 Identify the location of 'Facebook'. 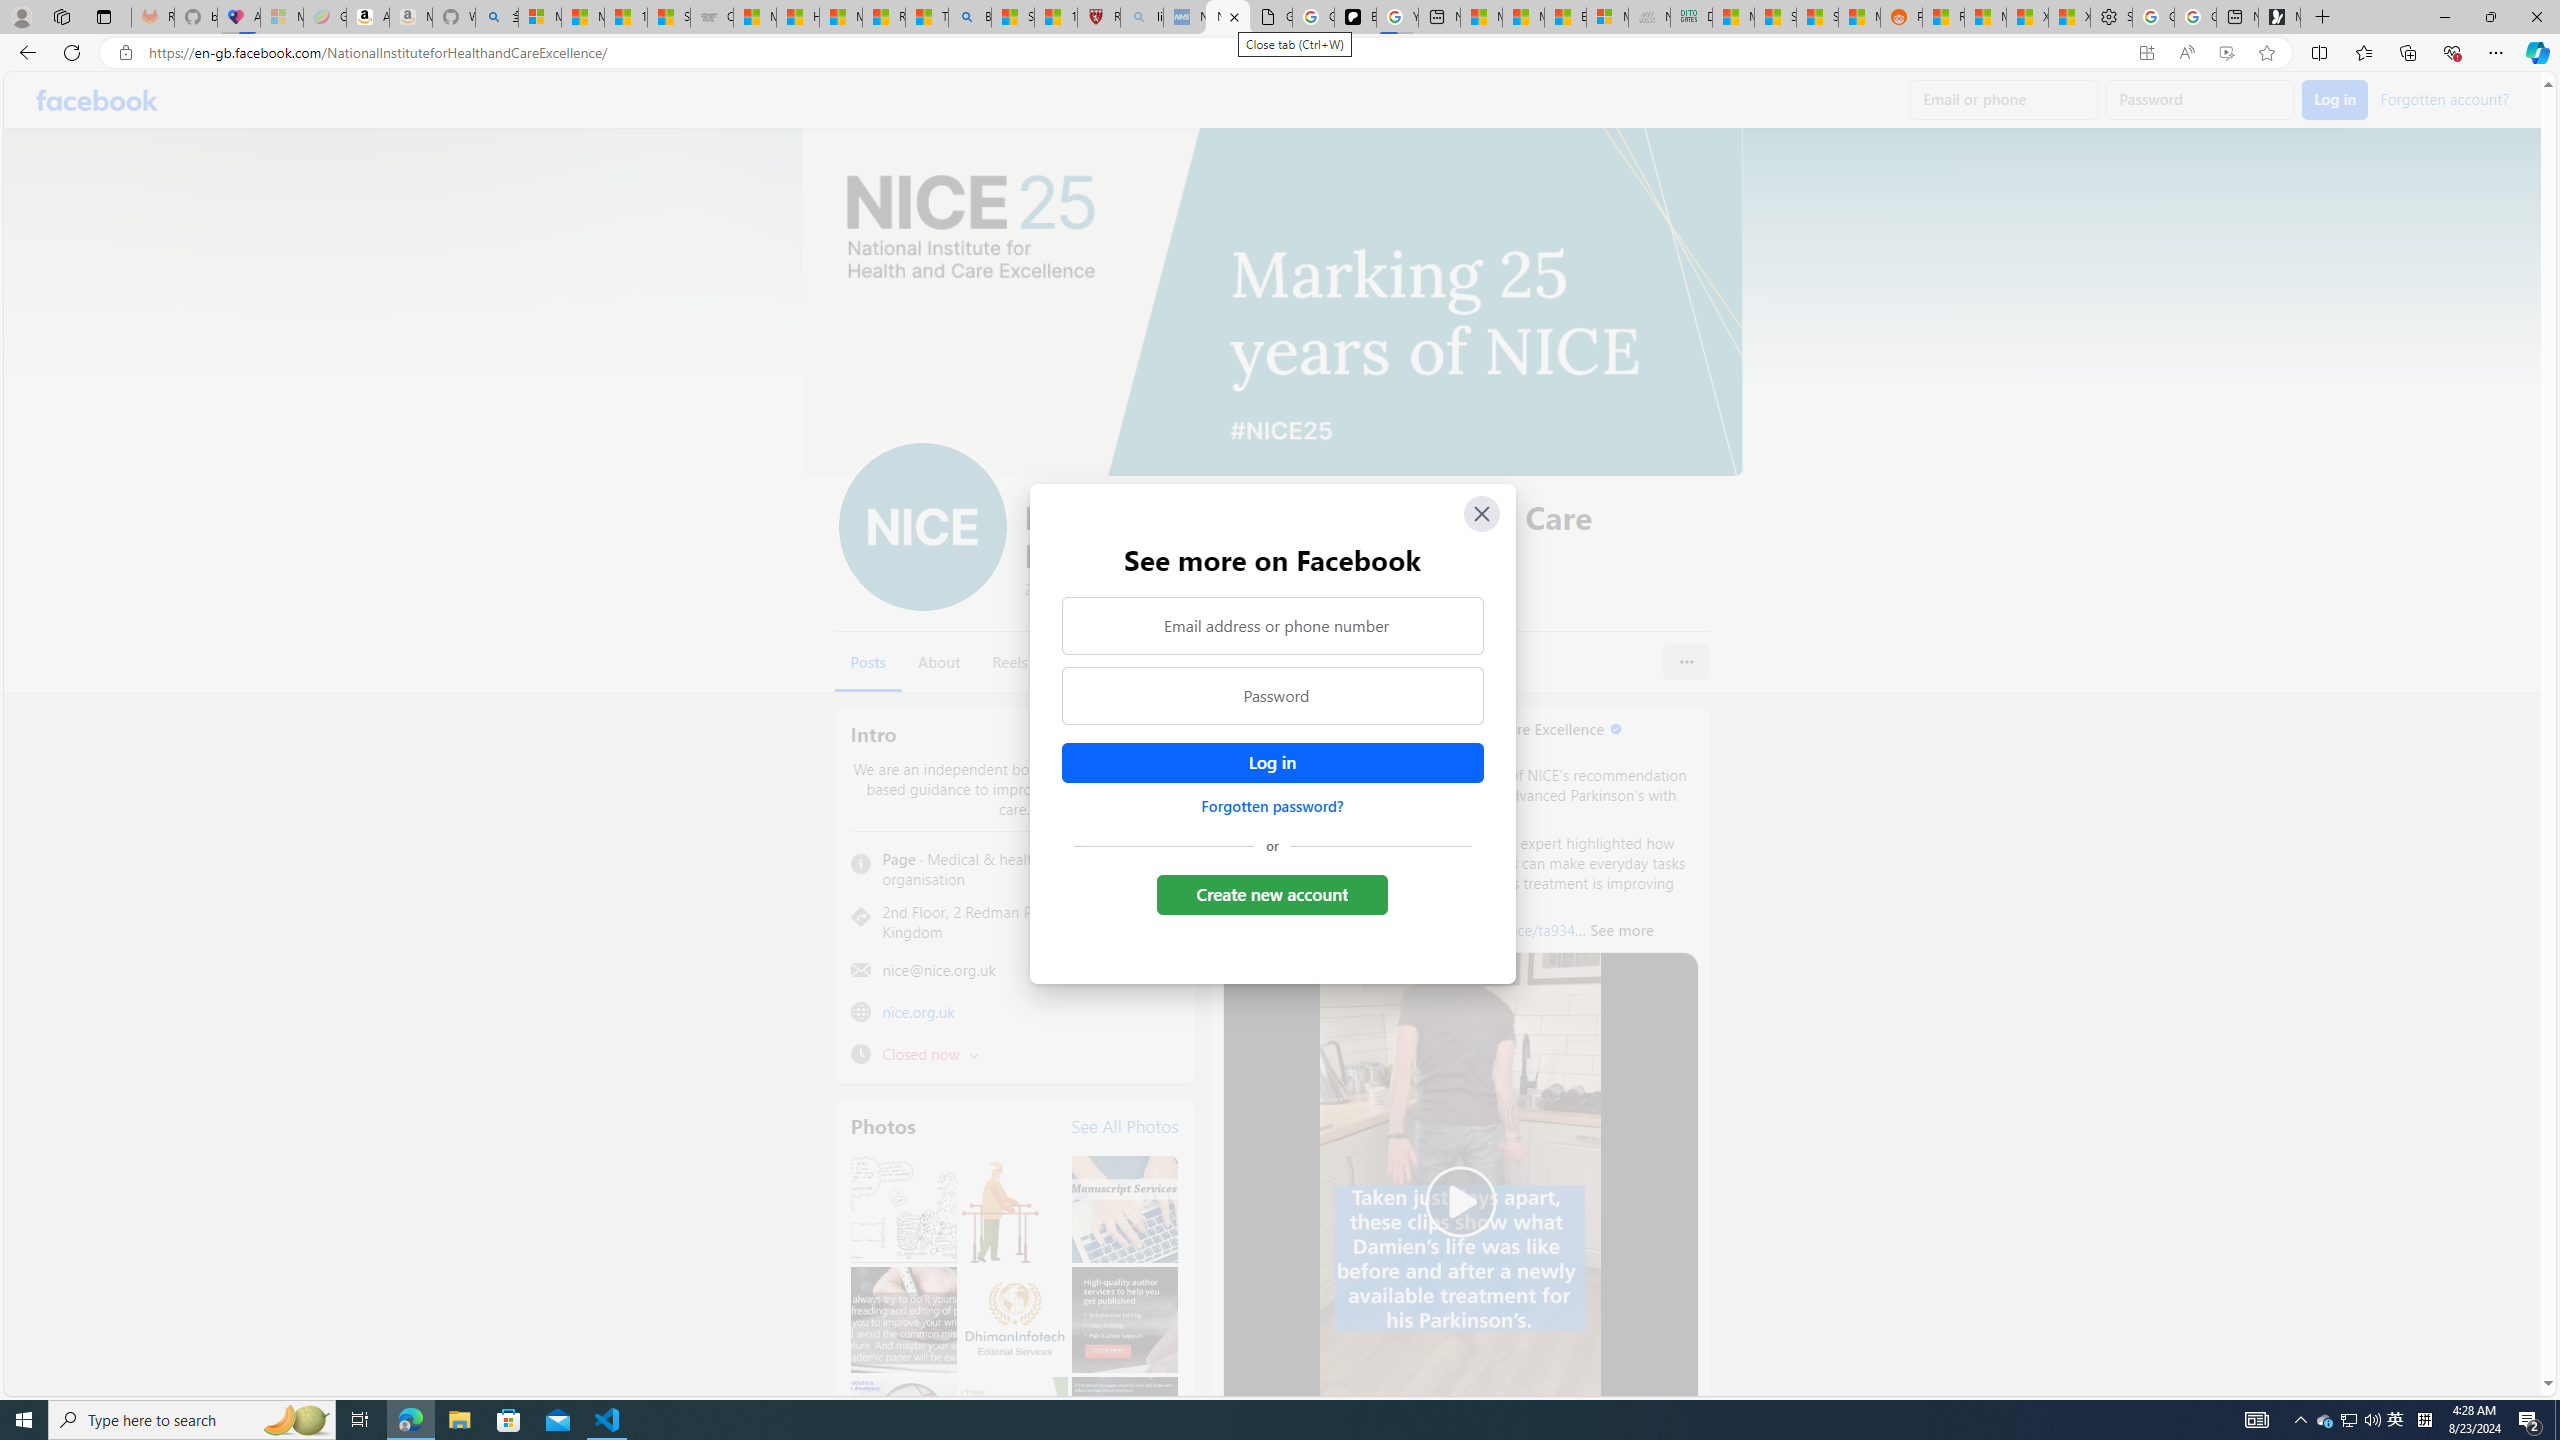
(97, 99).